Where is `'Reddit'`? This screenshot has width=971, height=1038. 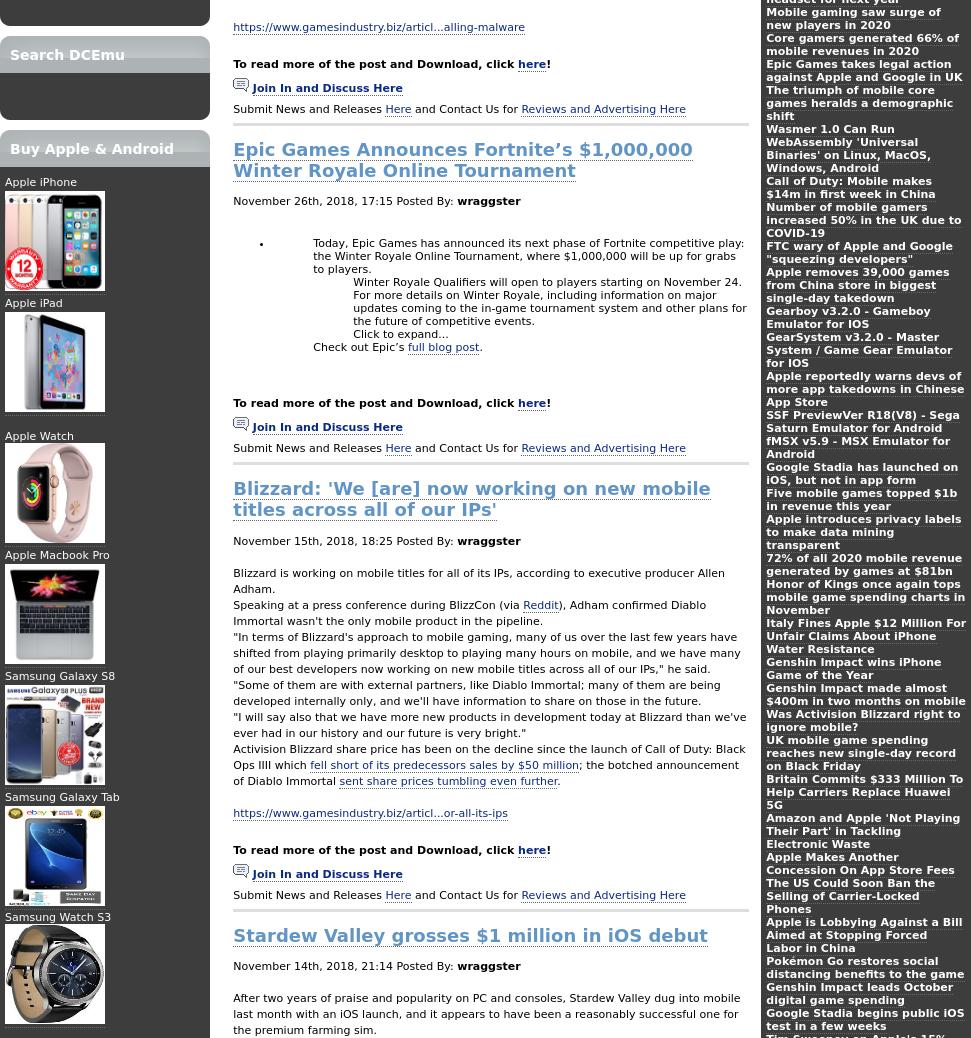
'Reddit' is located at coordinates (540, 603).